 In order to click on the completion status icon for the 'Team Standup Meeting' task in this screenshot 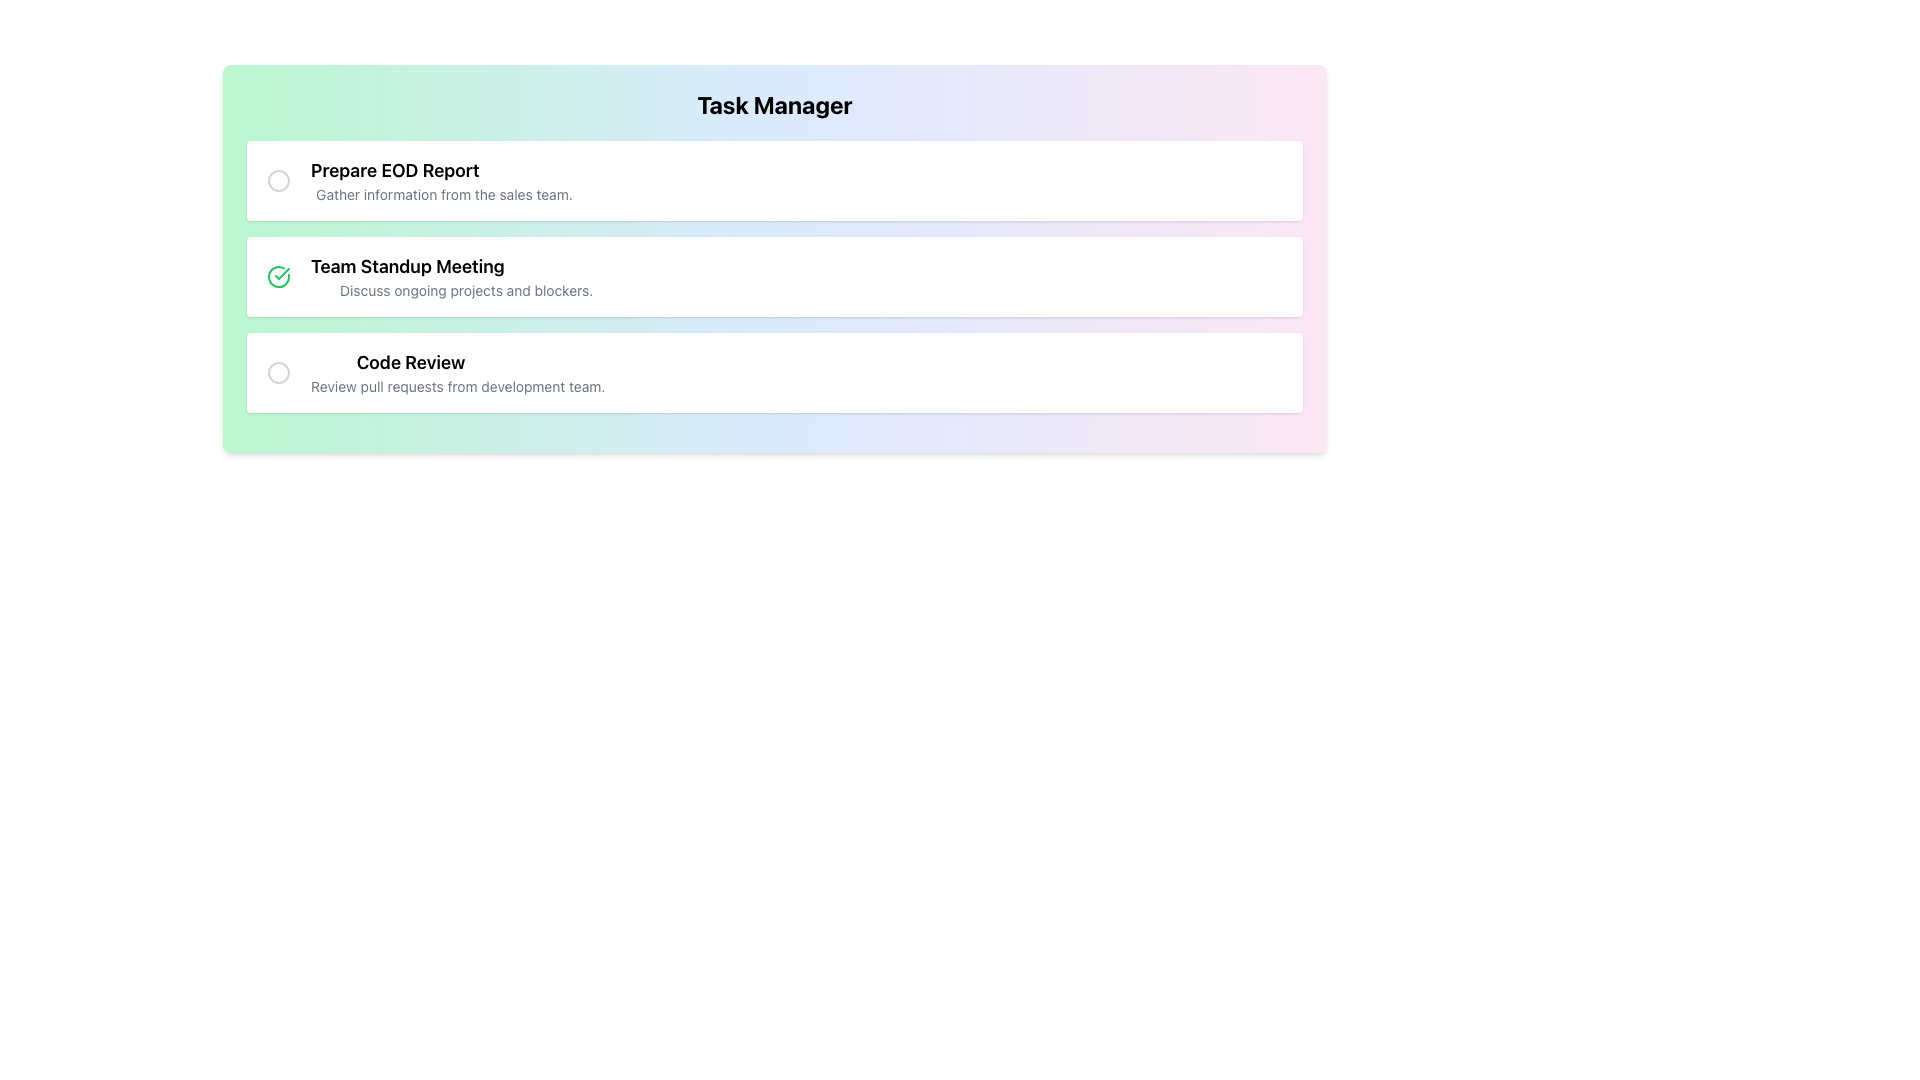, I will do `click(277, 277)`.